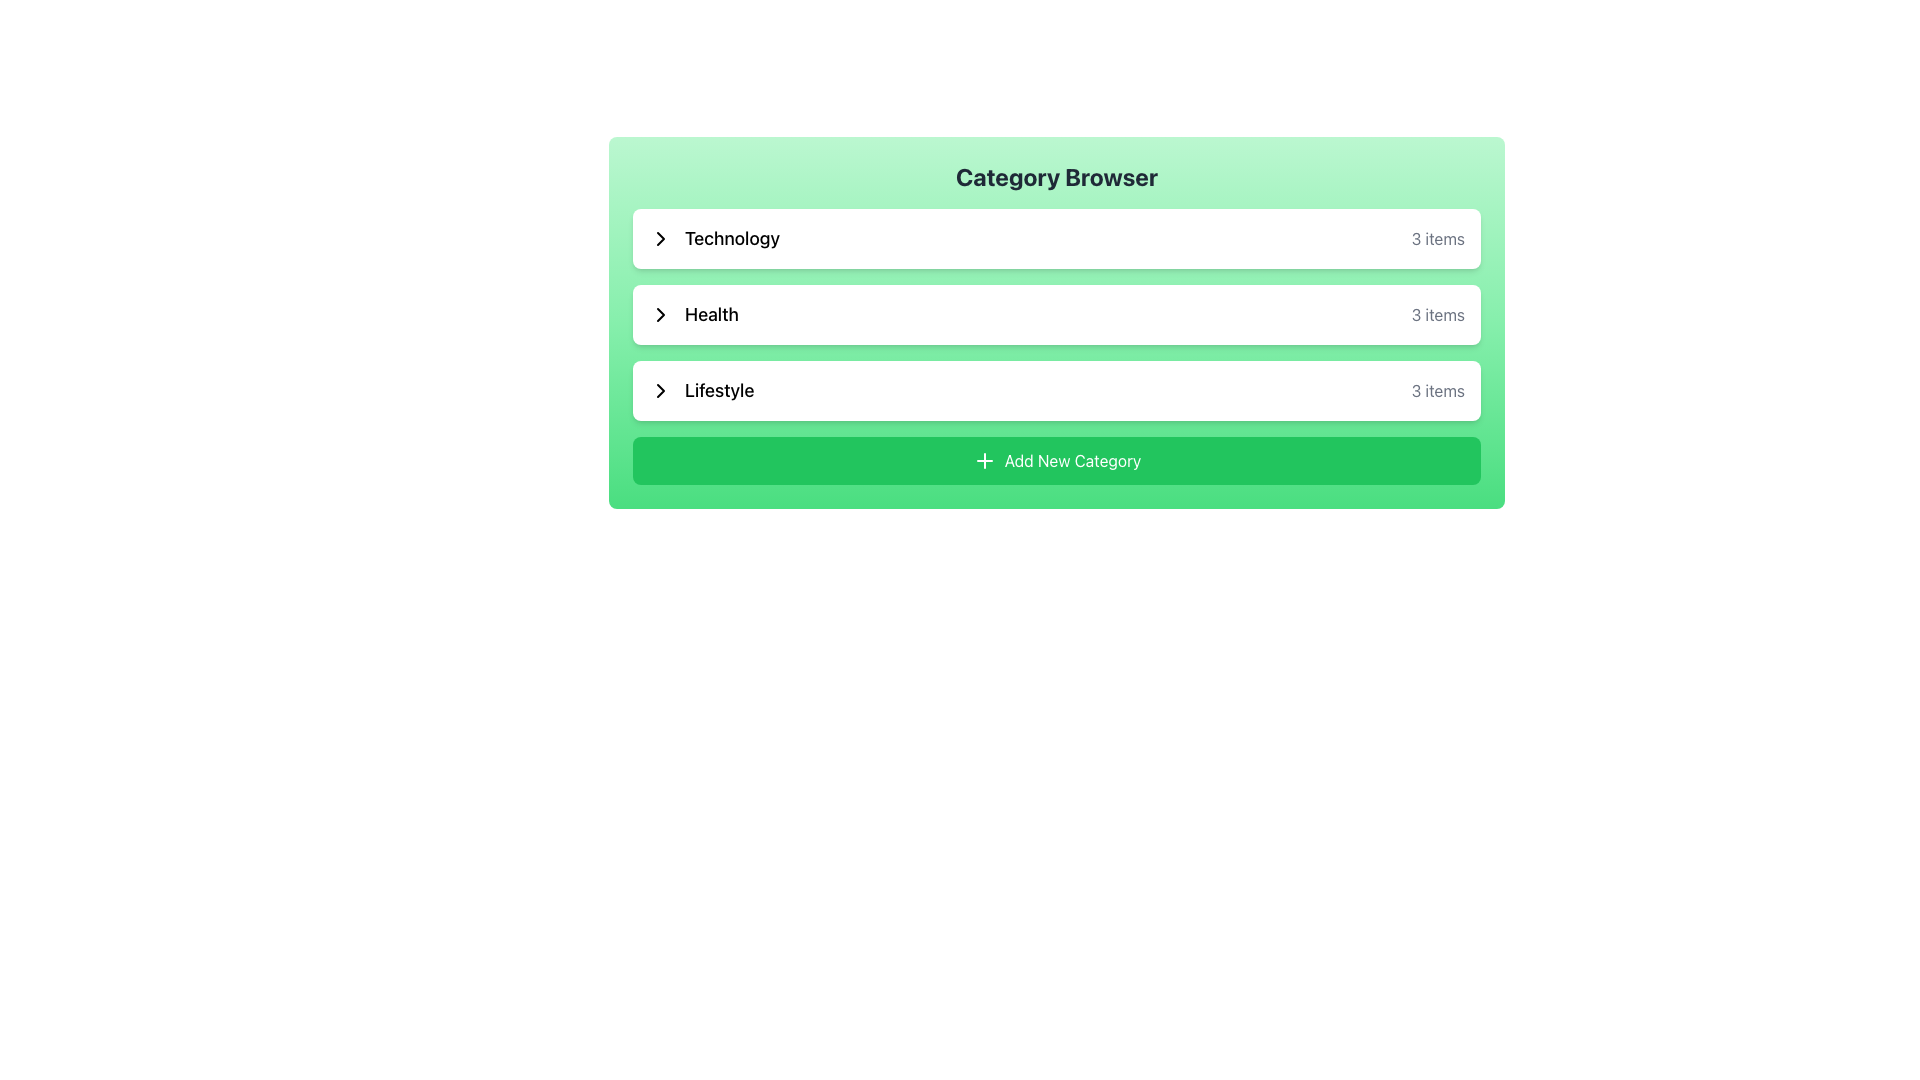  I want to click on the 'Health' category label located in the sidebar menu, positioned below 'Technology' and above 'Lifestyle', so click(711, 315).